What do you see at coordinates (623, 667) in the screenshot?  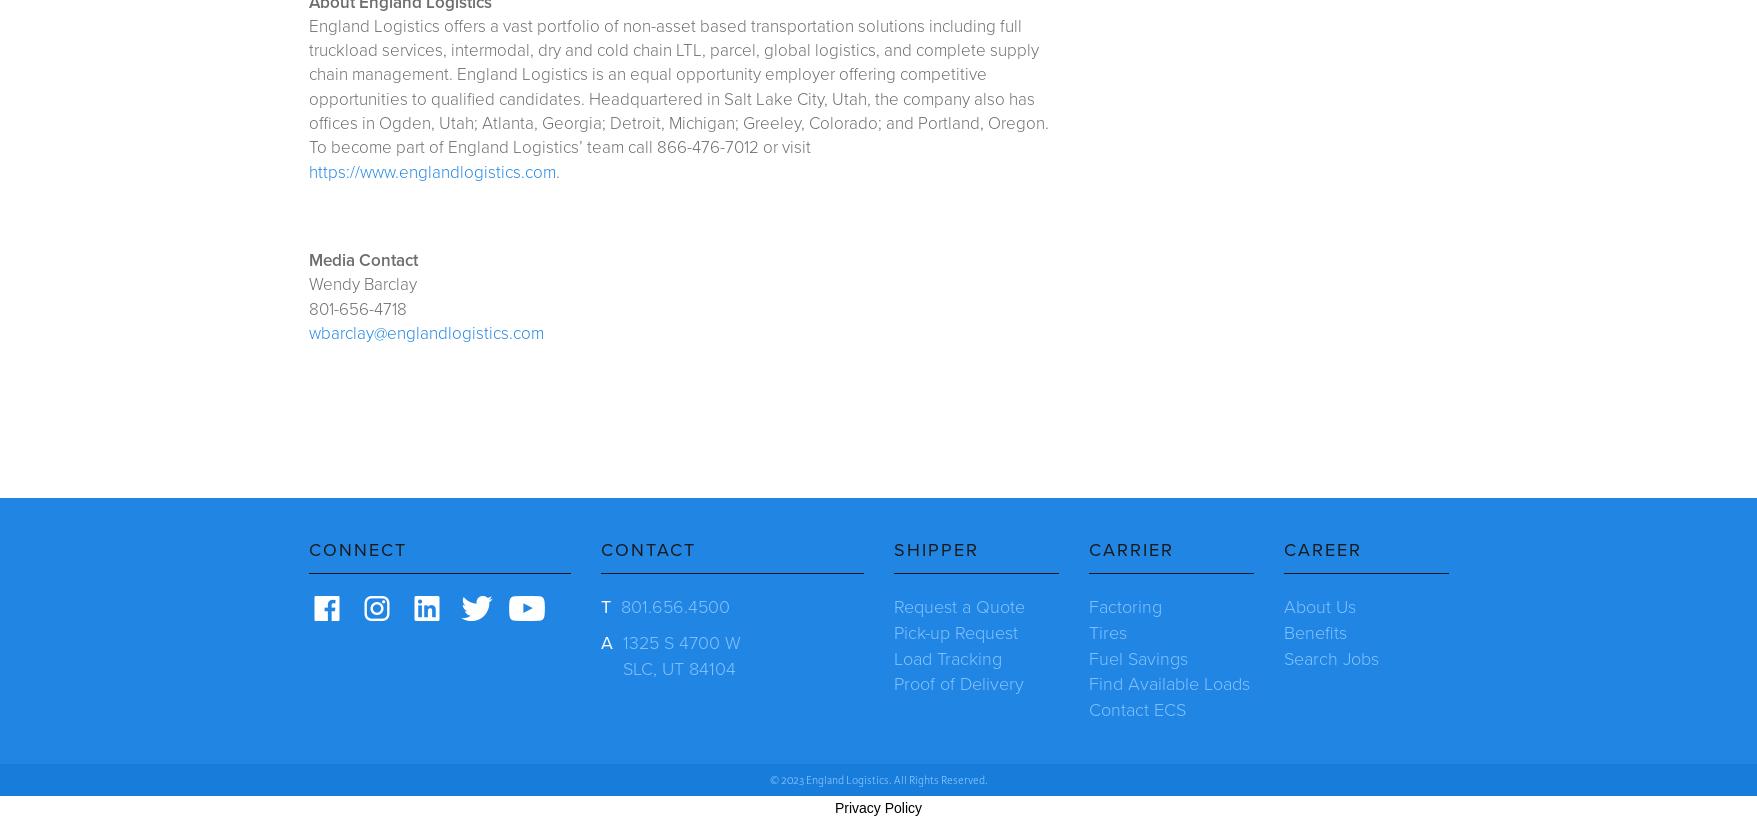 I see `'SLC, UT 84104'` at bounding box center [623, 667].